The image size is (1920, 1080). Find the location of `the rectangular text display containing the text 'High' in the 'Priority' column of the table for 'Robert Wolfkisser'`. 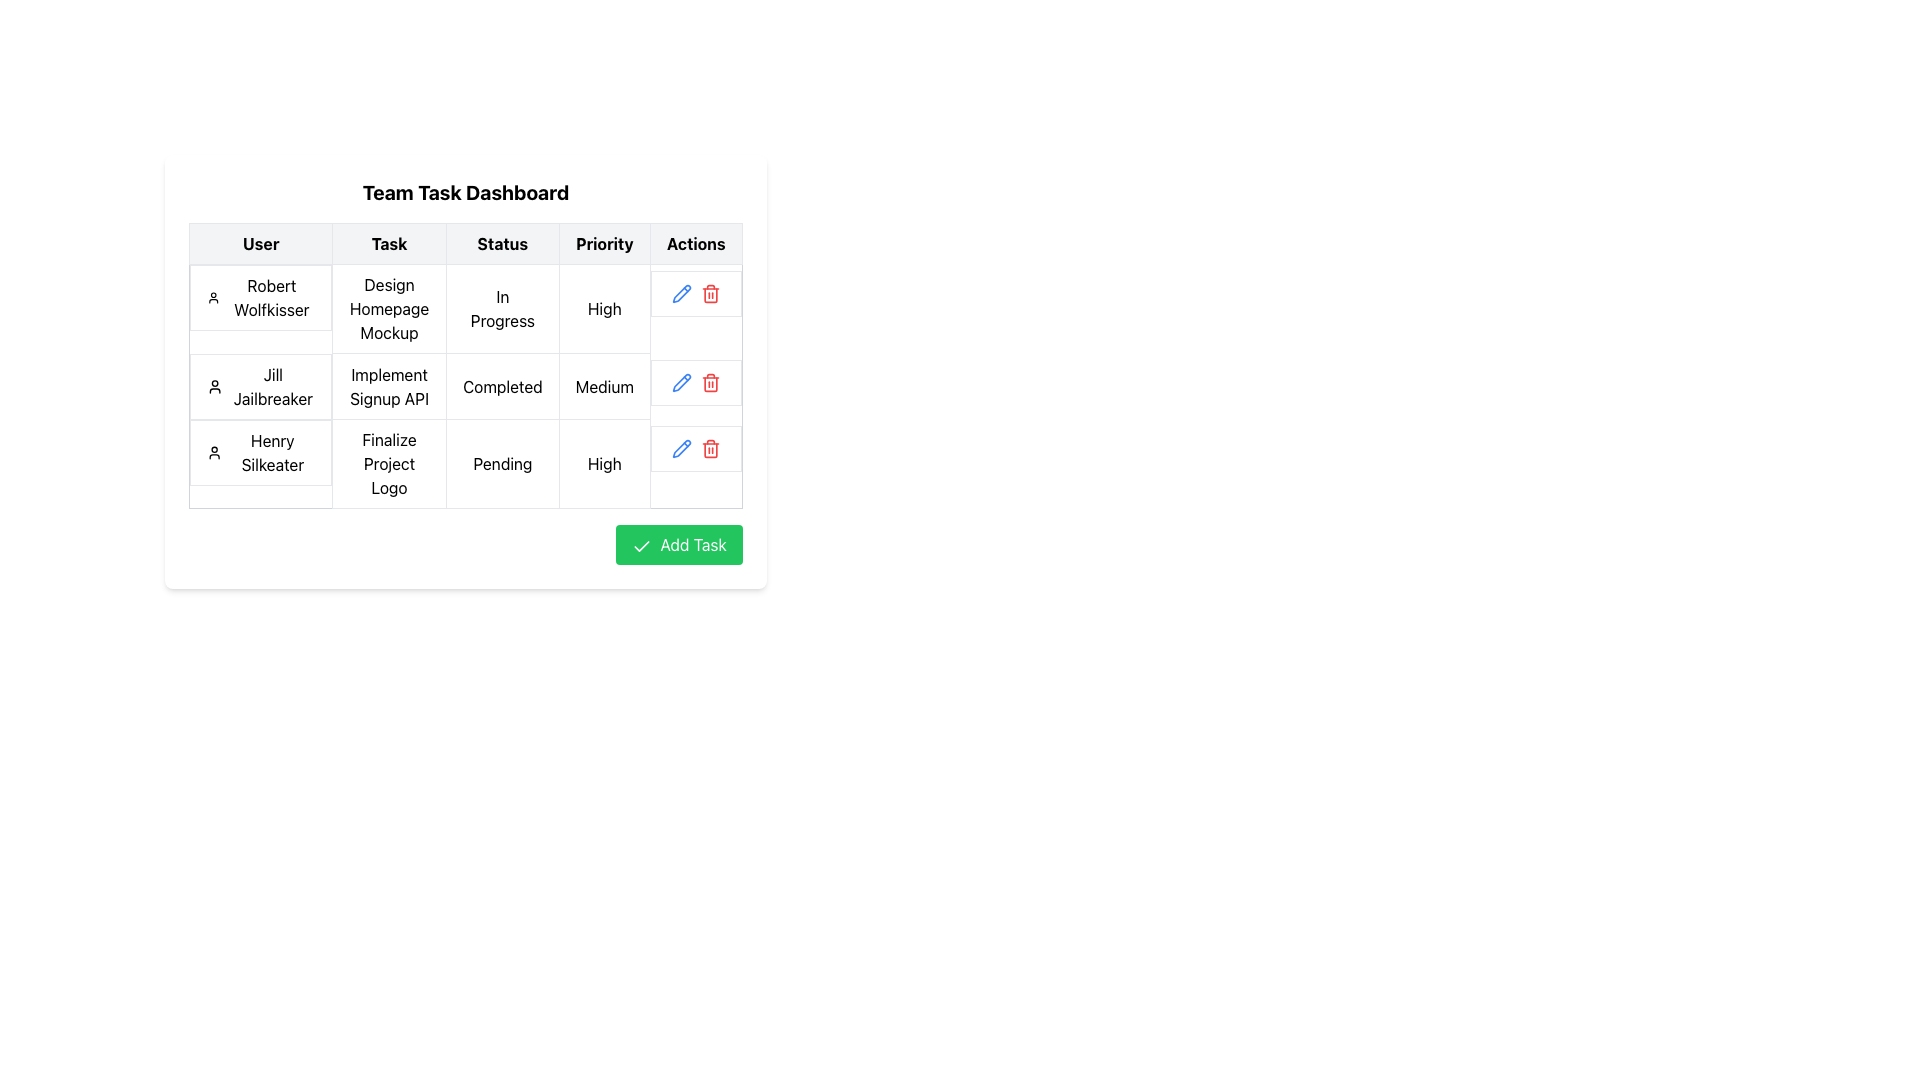

the rectangular text display containing the text 'High' in the 'Priority' column of the table for 'Robert Wolfkisser' is located at coordinates (603, 308).